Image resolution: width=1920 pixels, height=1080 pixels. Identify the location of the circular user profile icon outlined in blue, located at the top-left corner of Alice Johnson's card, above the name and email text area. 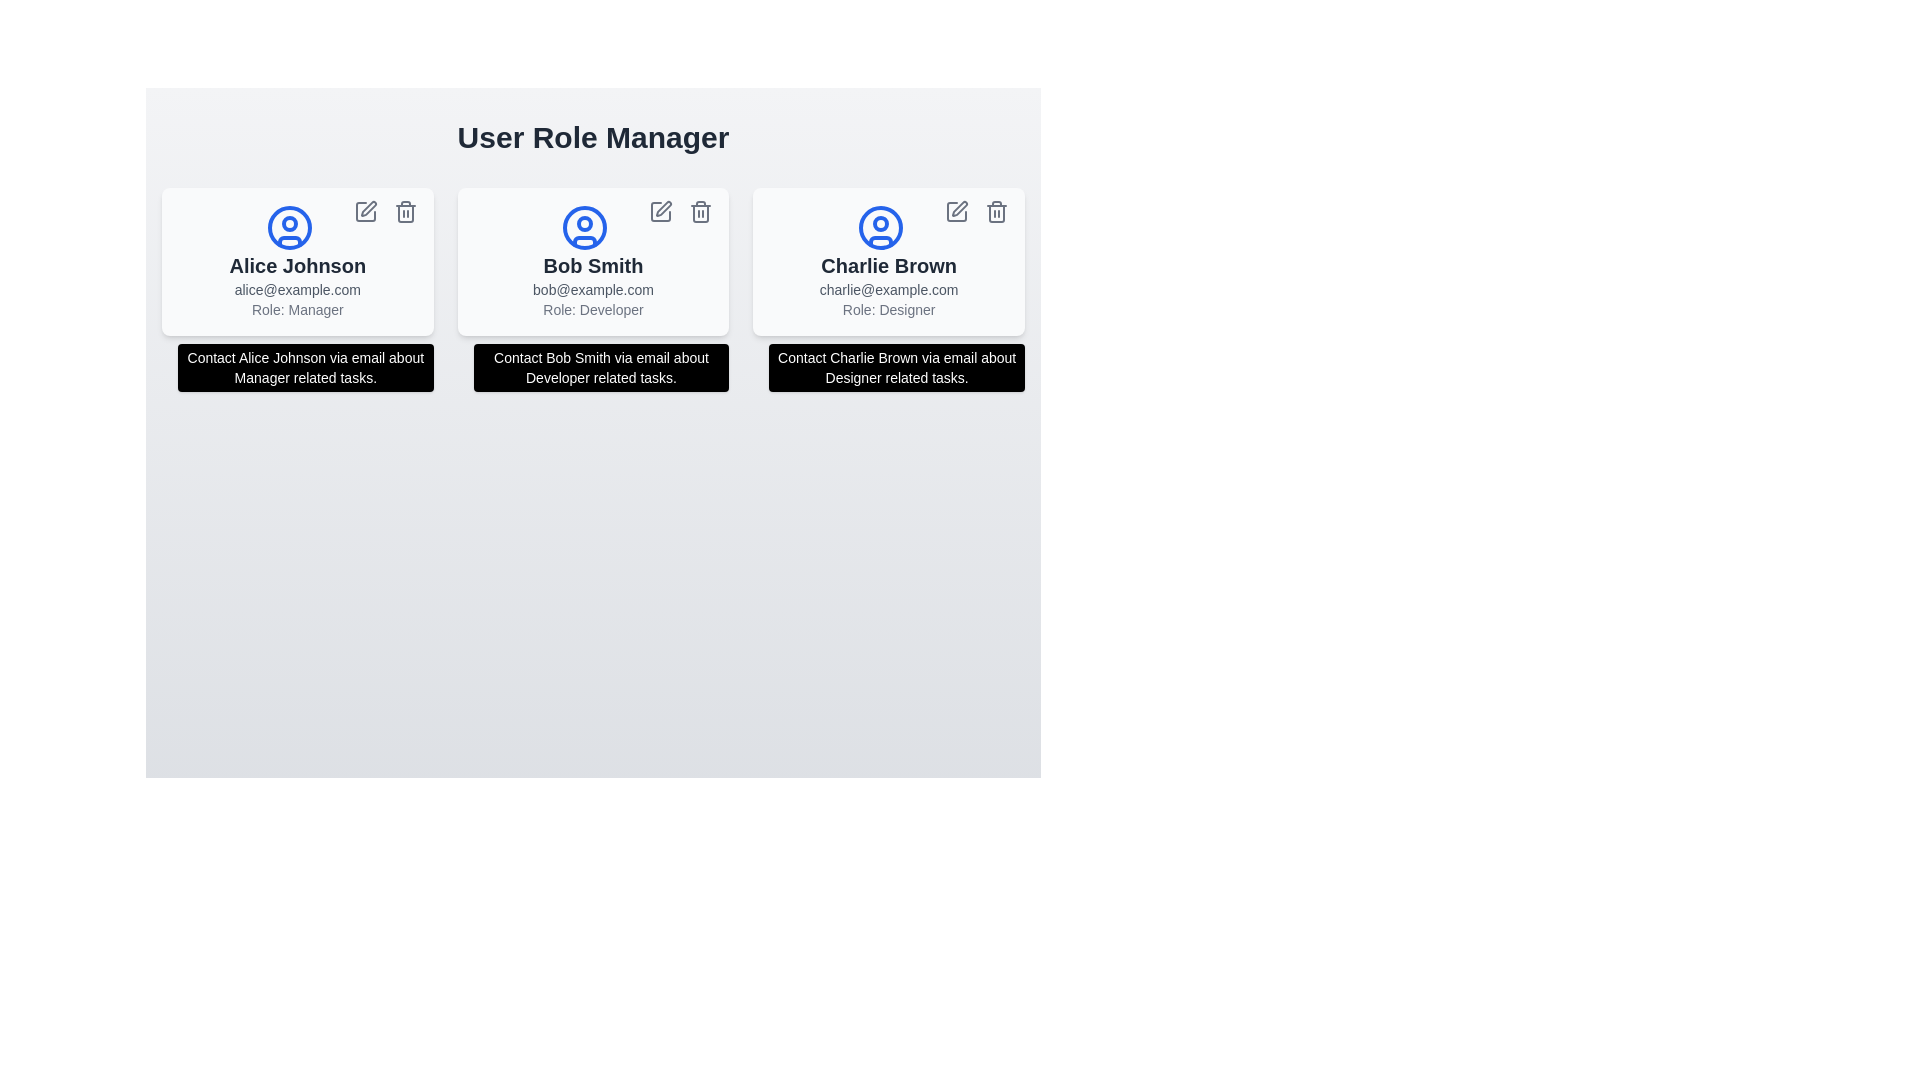
(288, 226).